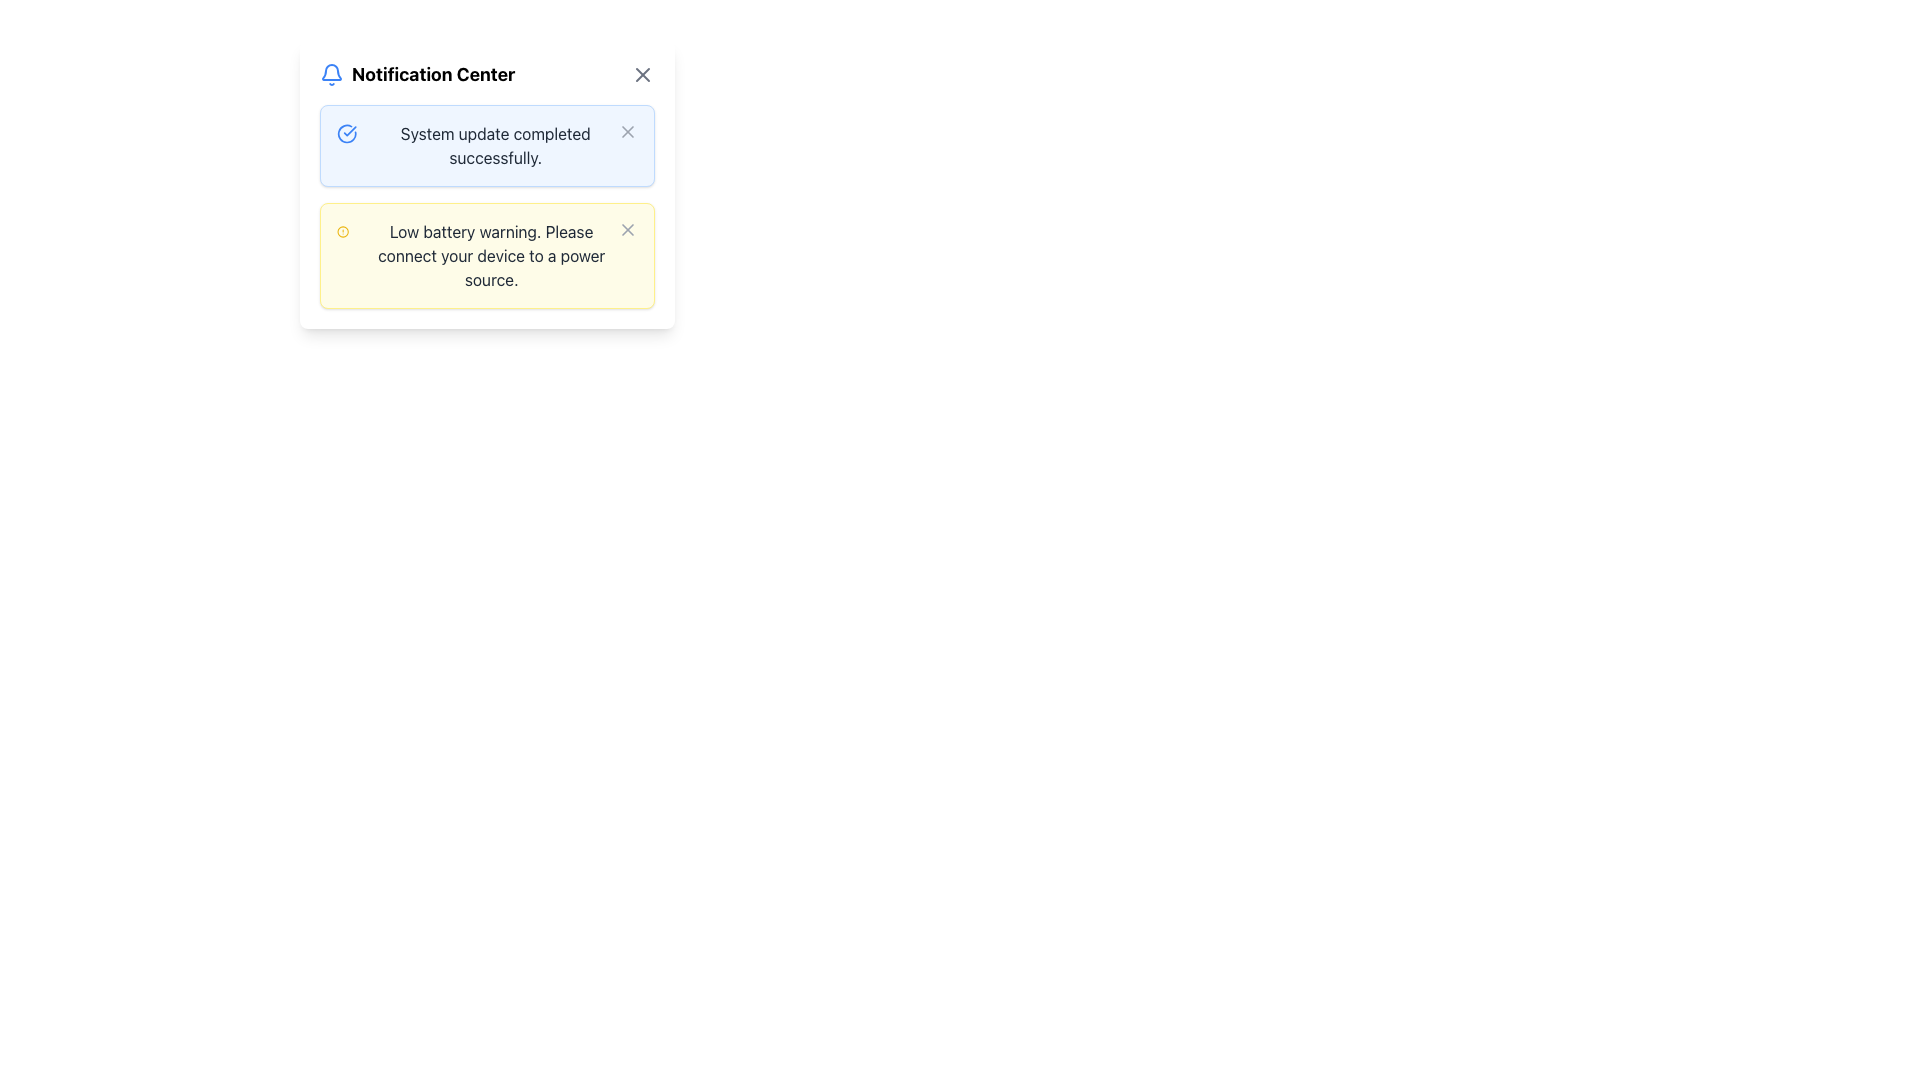 This screenshot has width=1920, height=1080. Describe the element at coordinates (627, 131) in the screenshot. I see `the red cross icon button positioned within the notification box` at that location.